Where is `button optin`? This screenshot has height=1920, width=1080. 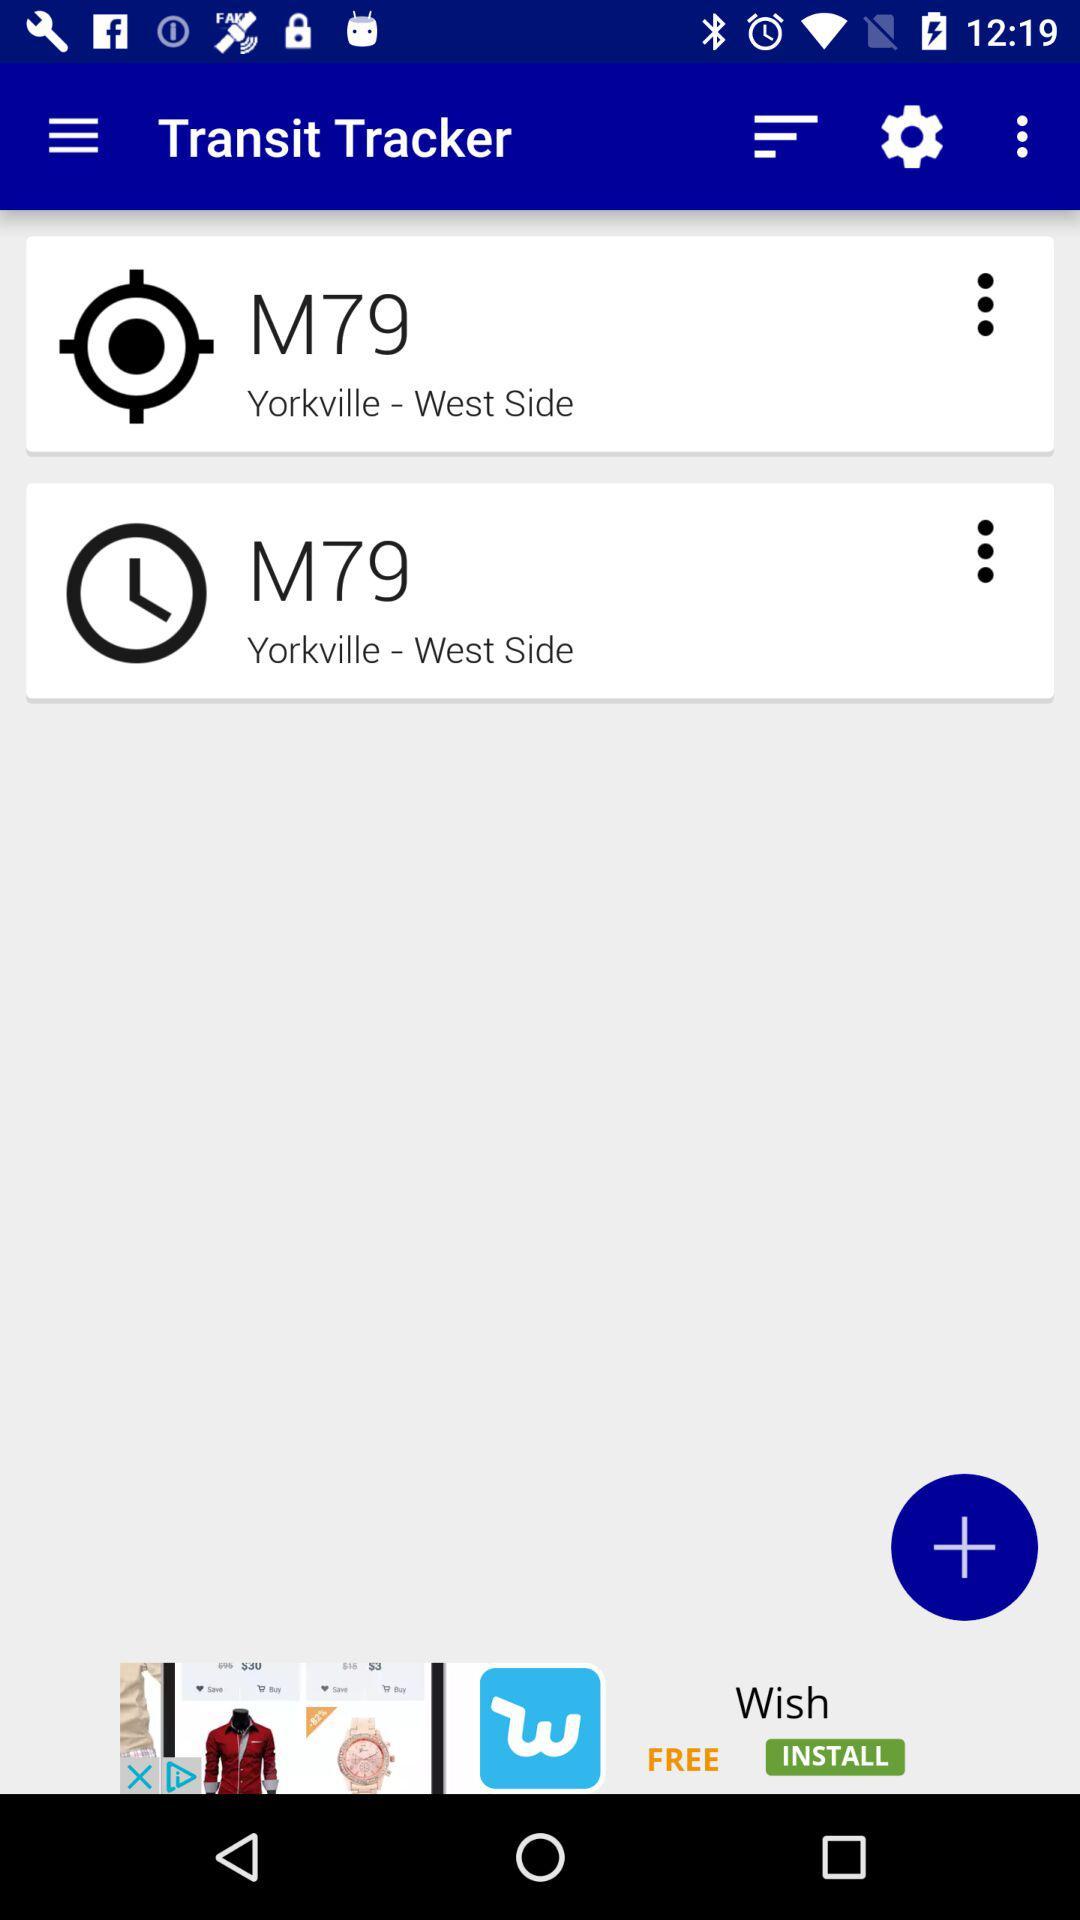 button optin is located at coordinates (963, 1546).